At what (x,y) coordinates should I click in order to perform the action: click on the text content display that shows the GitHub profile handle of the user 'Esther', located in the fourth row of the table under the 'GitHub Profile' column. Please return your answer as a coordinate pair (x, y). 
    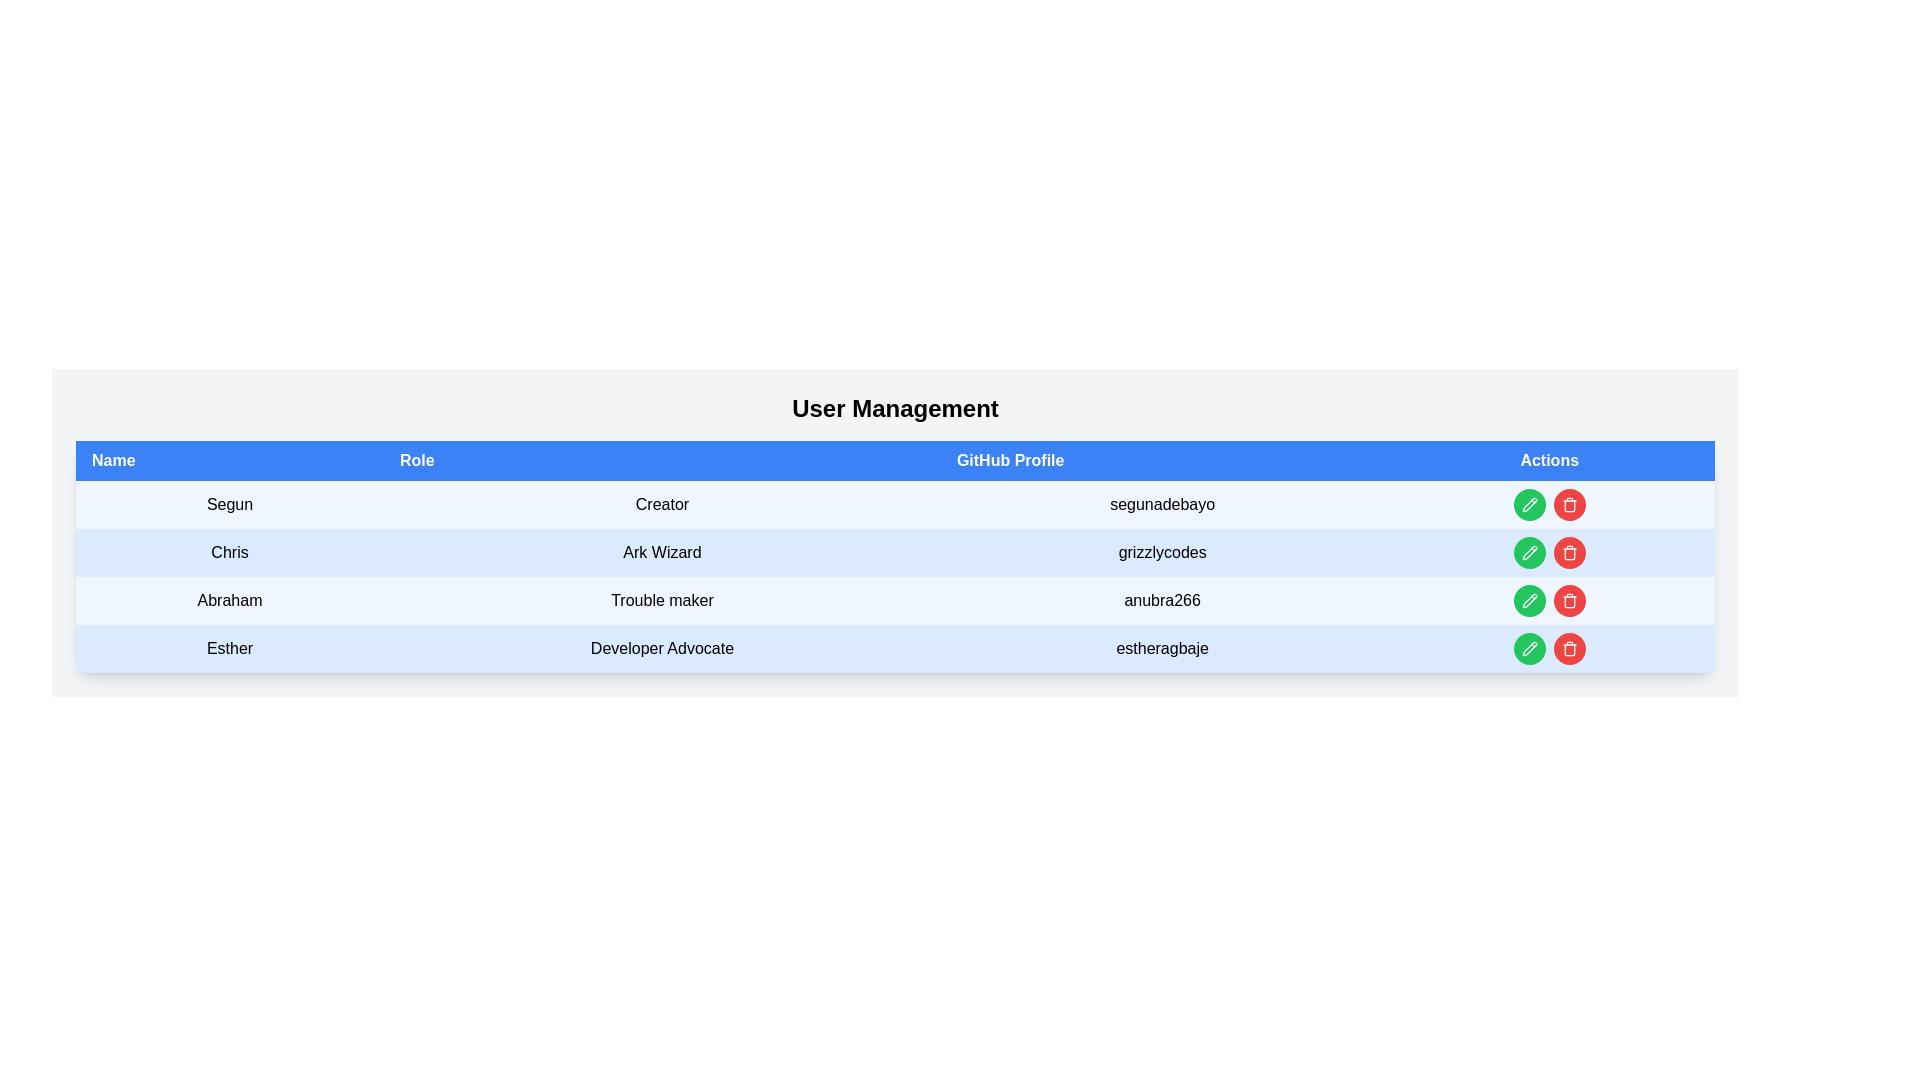
    Looking at the image, I should click on (1162, 648).